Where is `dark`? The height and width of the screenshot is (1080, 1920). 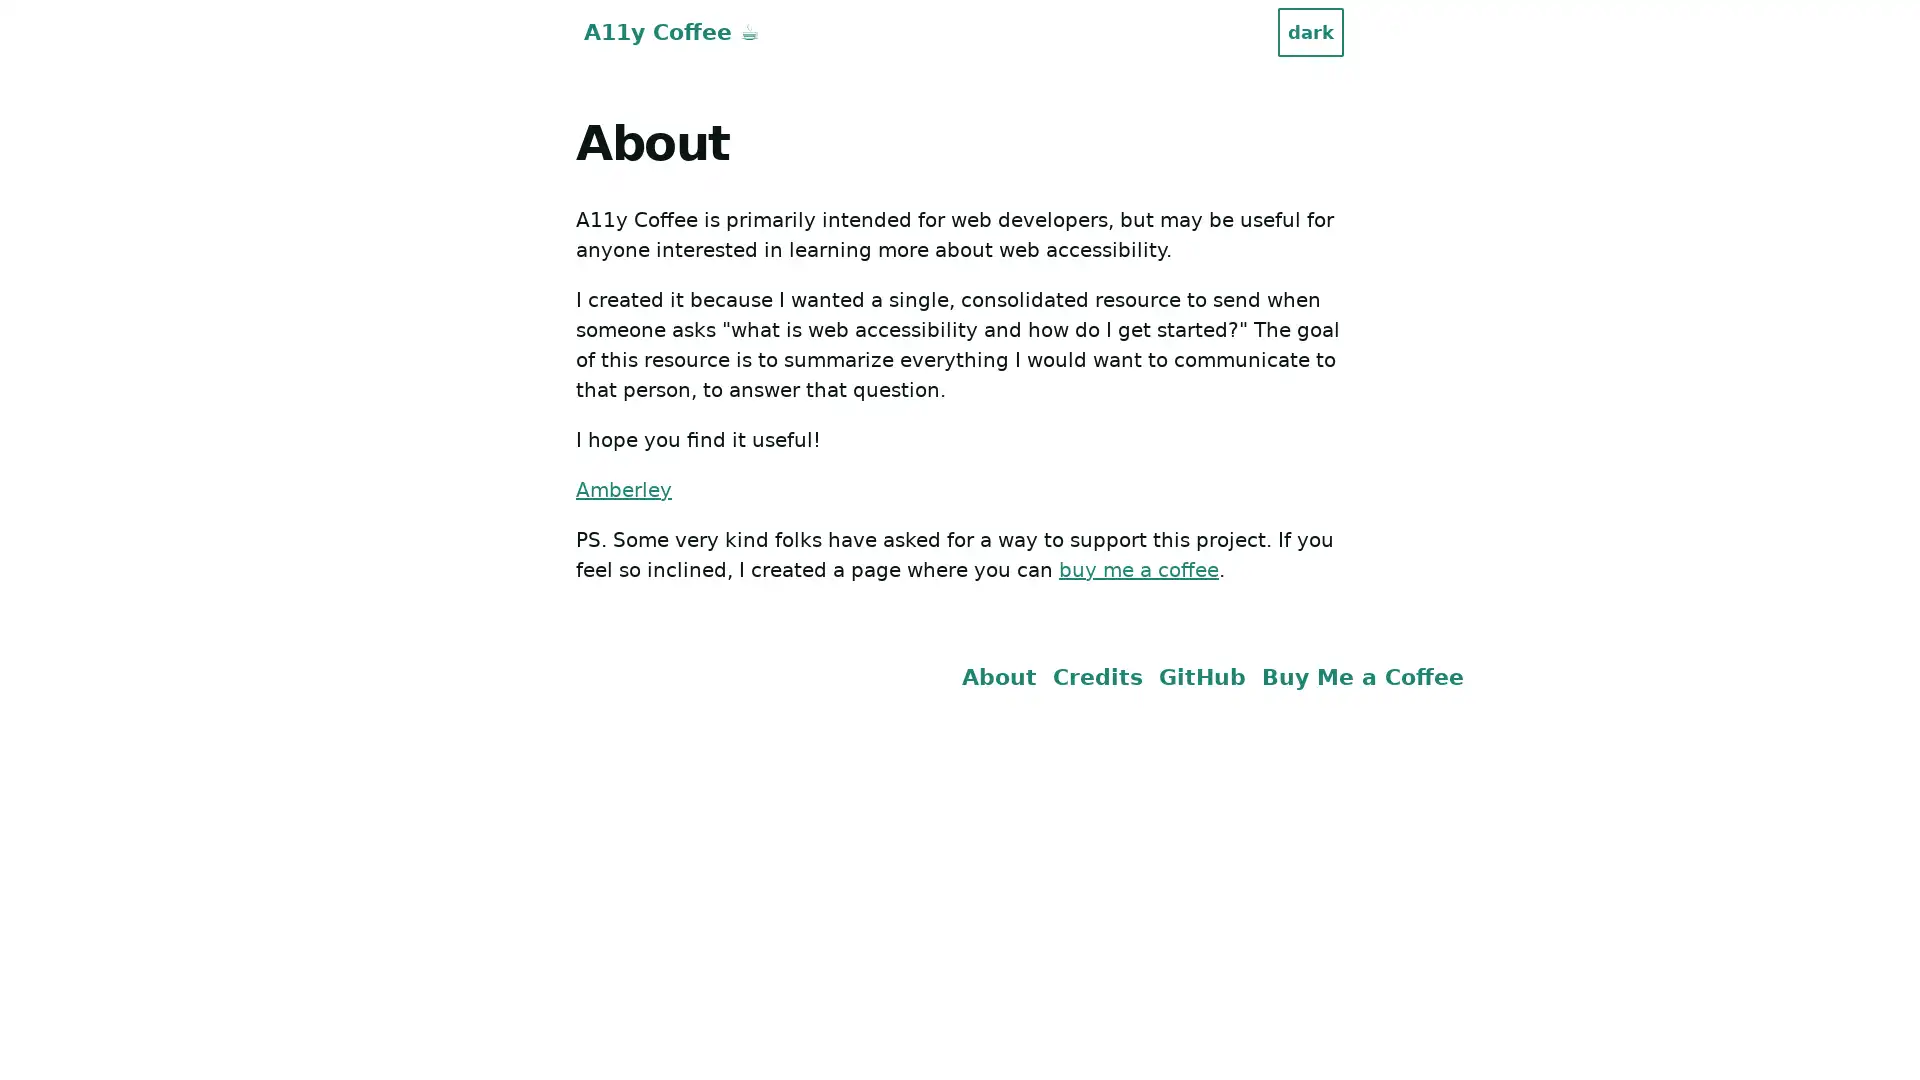 dark is located at coordinates (1310, 32).